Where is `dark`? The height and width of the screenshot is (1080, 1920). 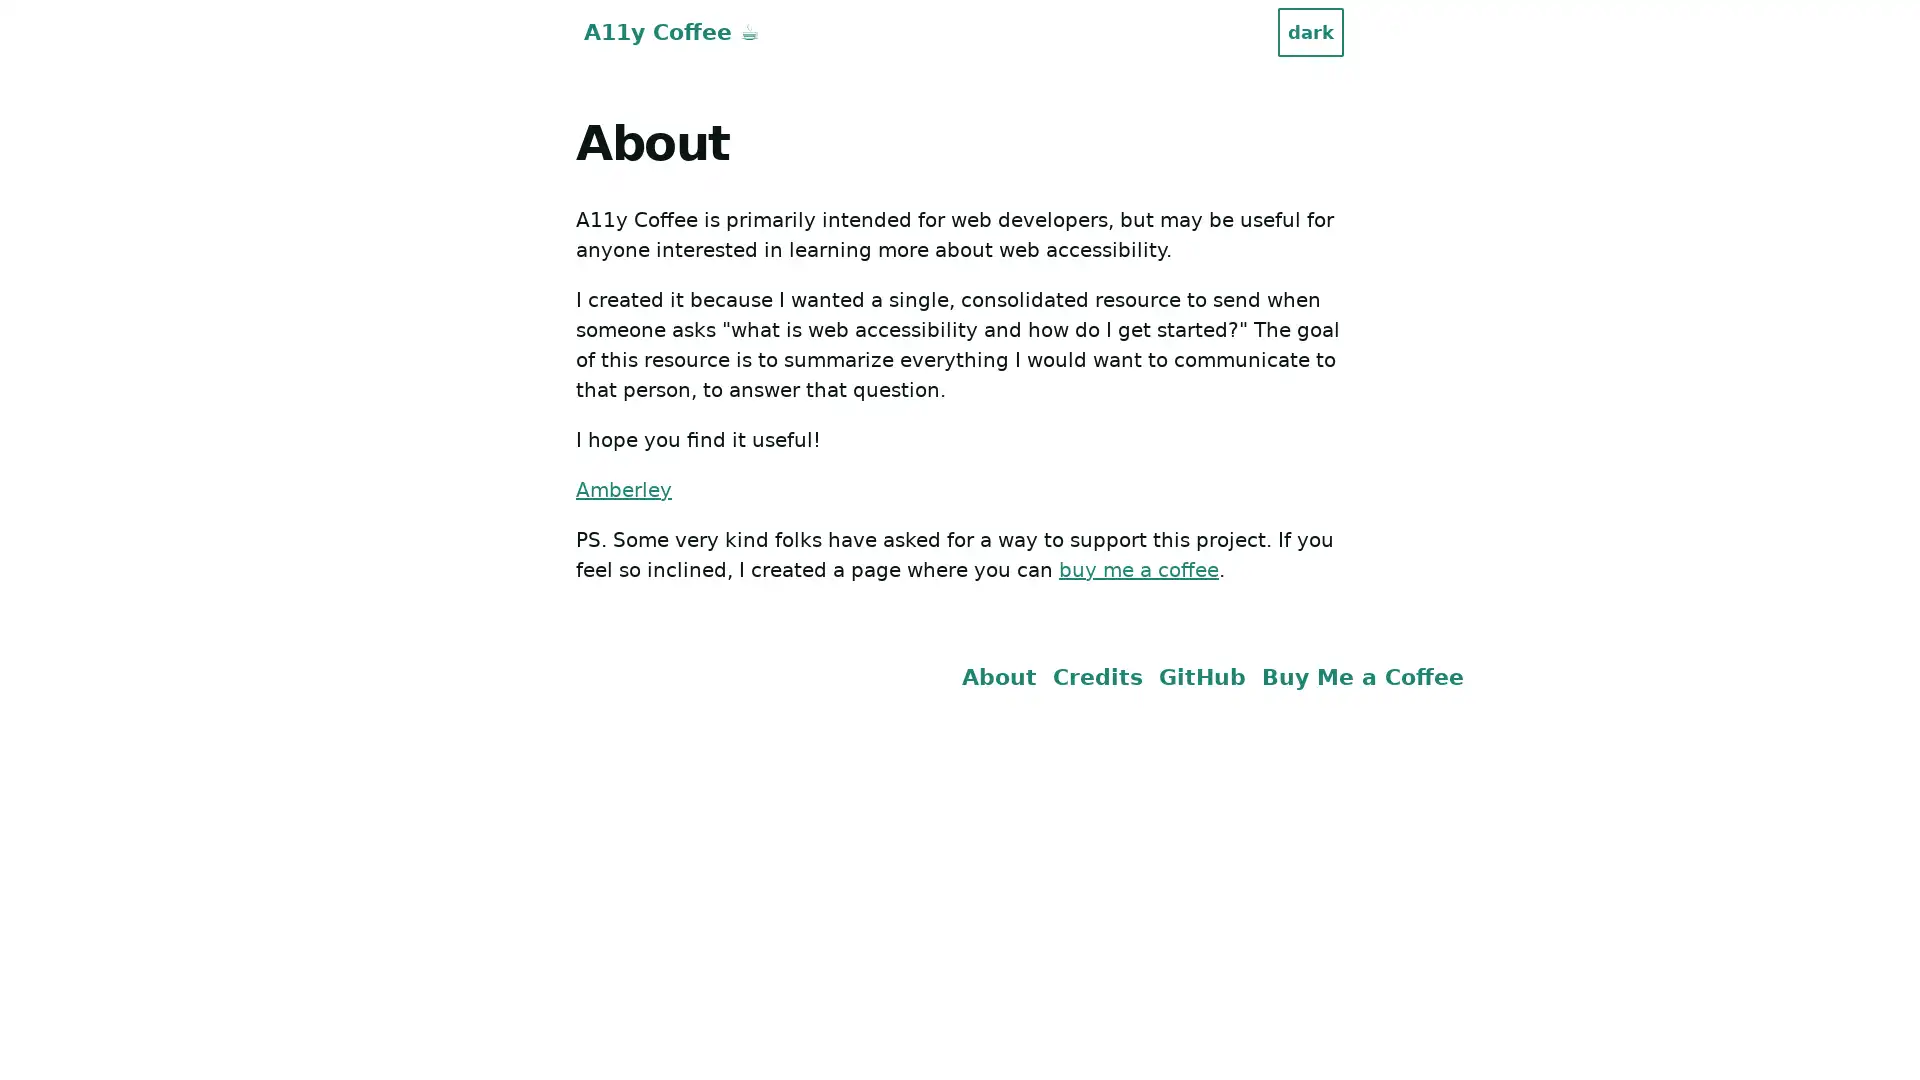 dark is located at coordinates (1310, 32).